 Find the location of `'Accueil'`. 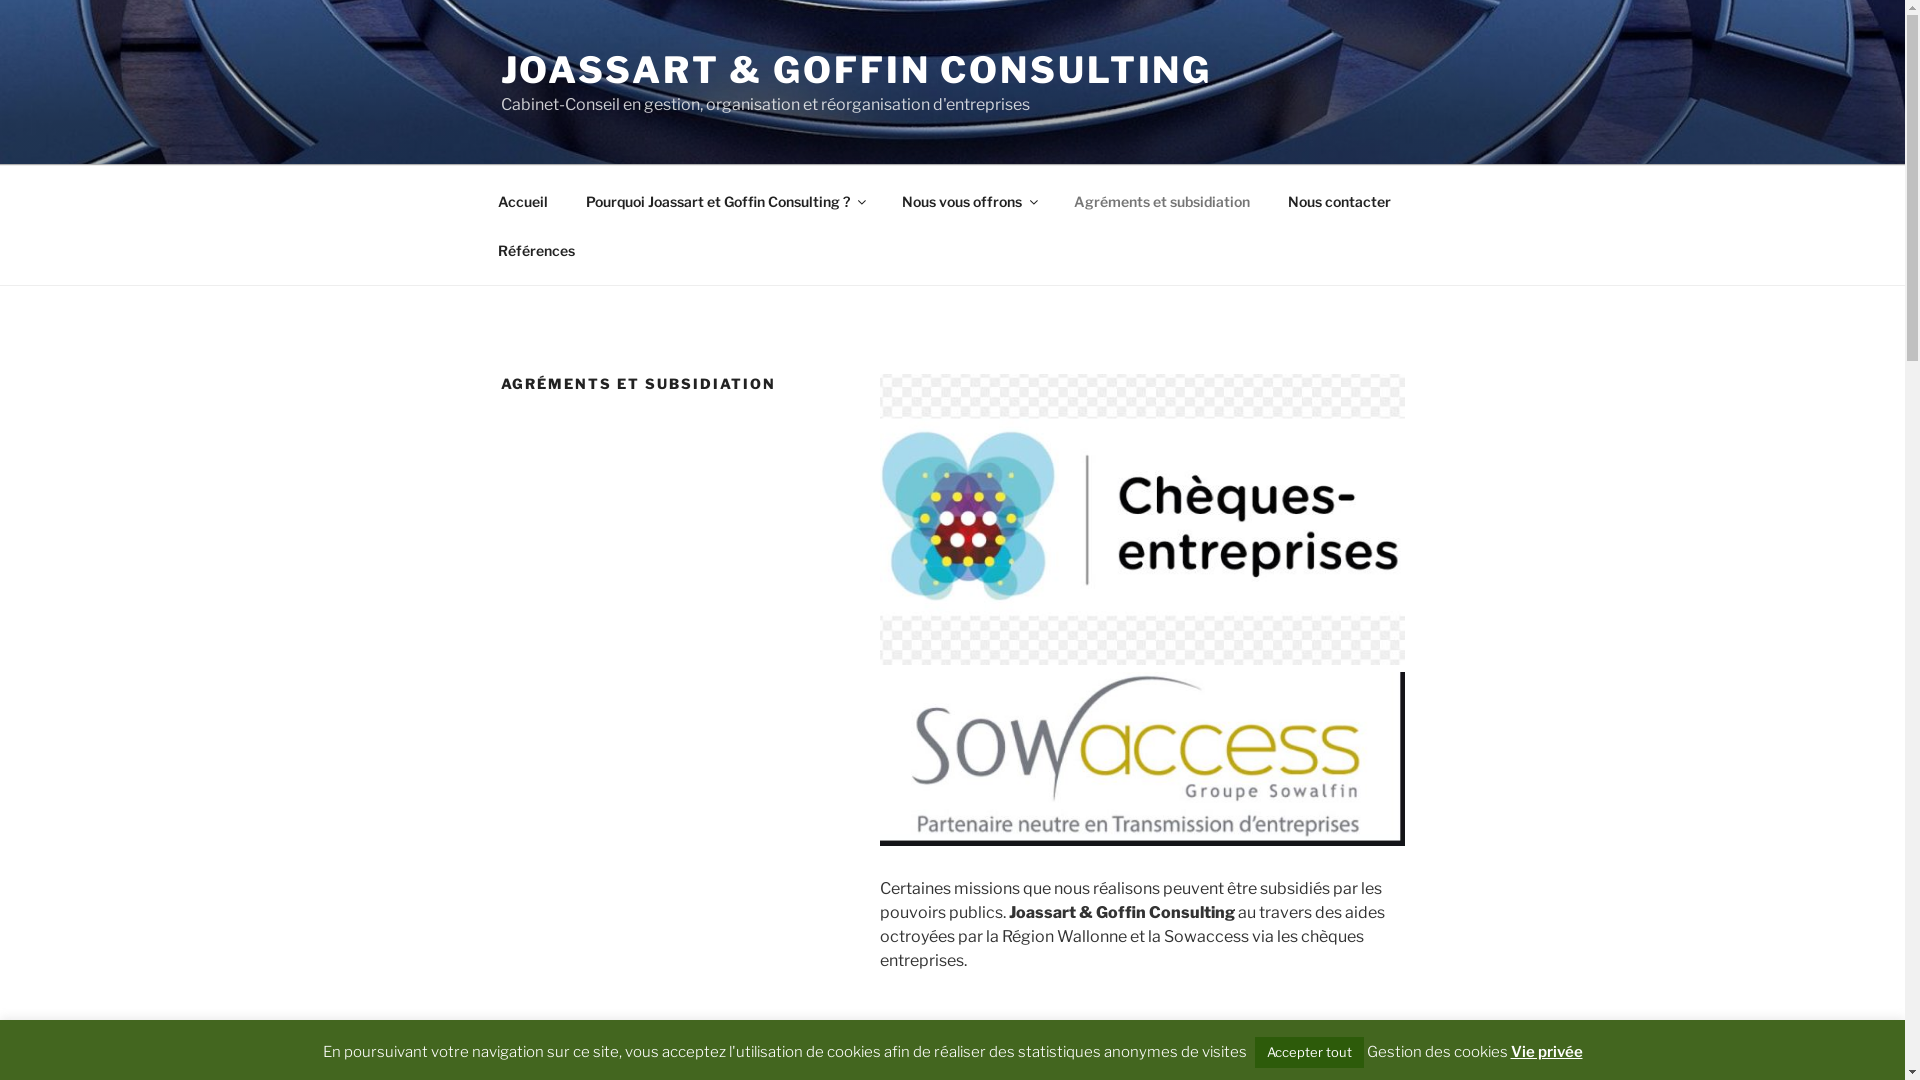

'Accueil' is located at coordinates (522, 200).